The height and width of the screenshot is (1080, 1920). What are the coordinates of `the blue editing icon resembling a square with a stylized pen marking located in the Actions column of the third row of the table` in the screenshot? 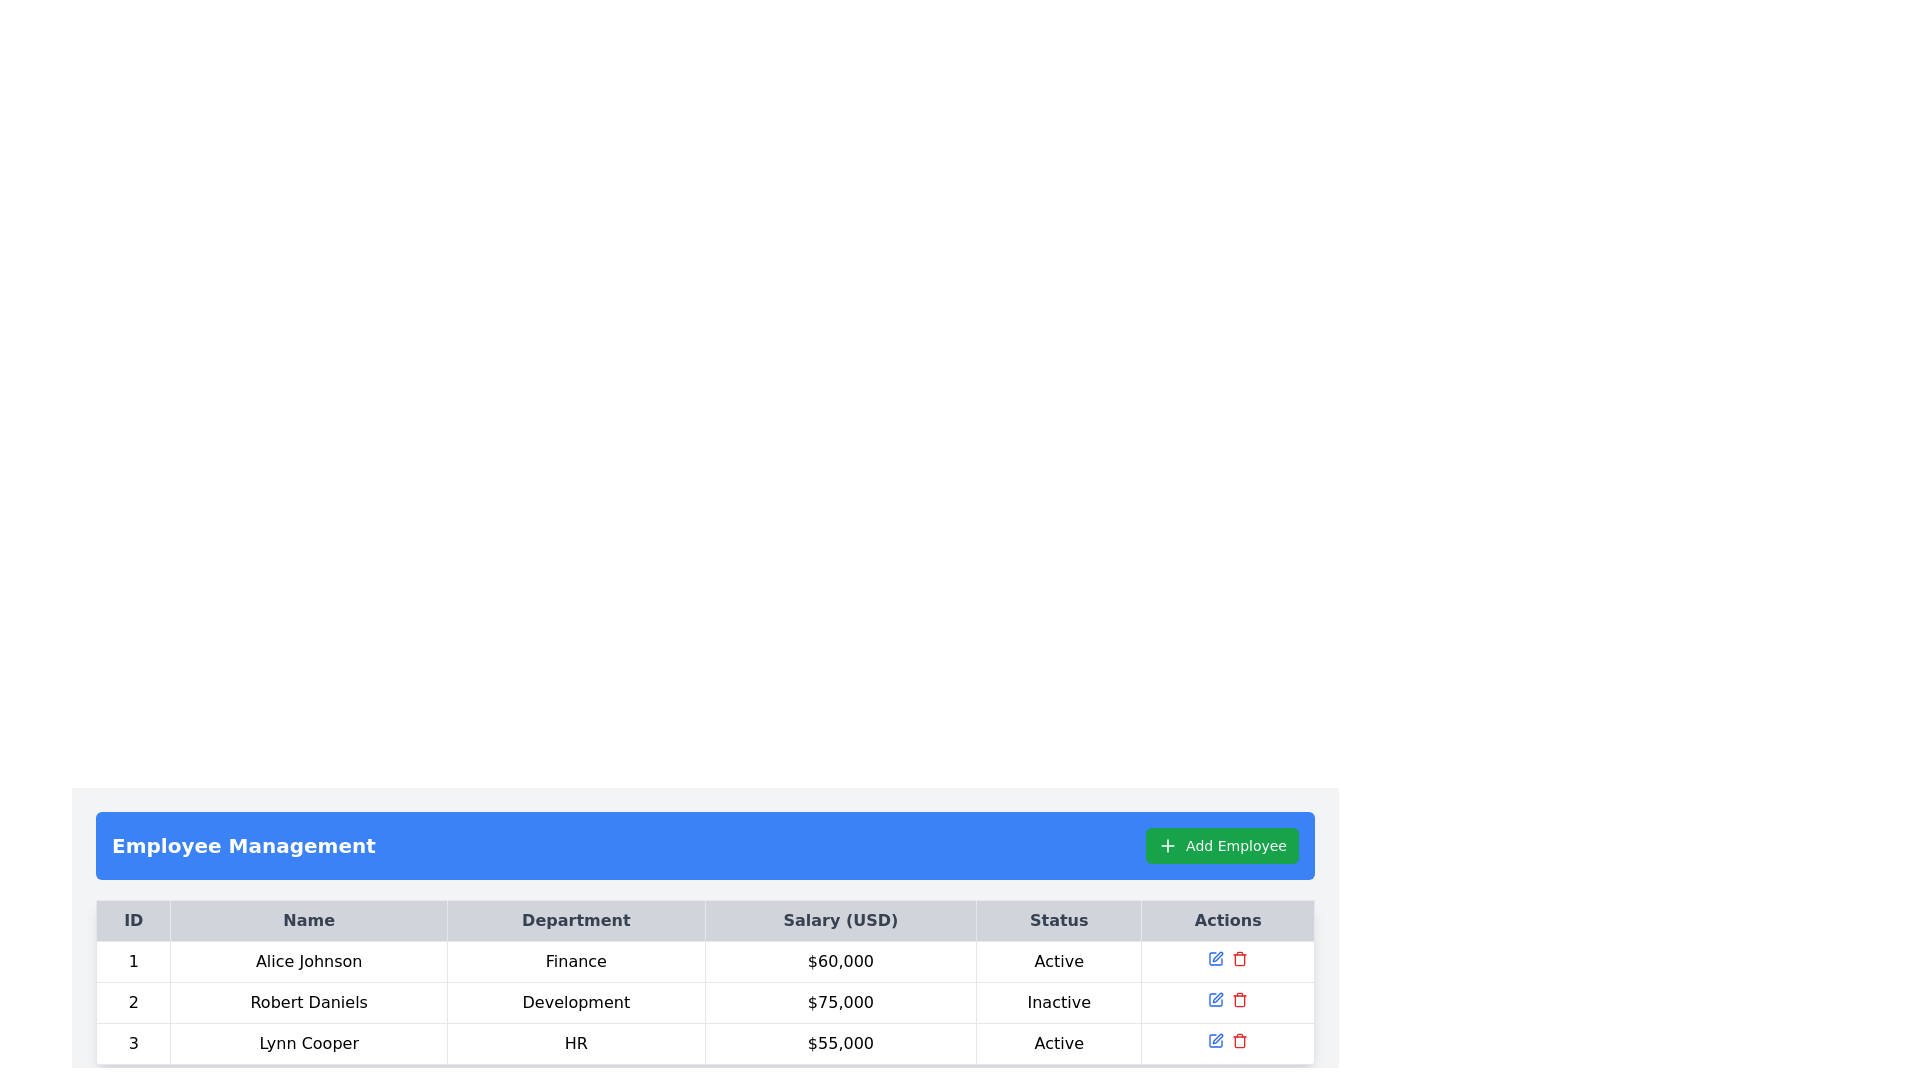 It's located at (1215, 999).